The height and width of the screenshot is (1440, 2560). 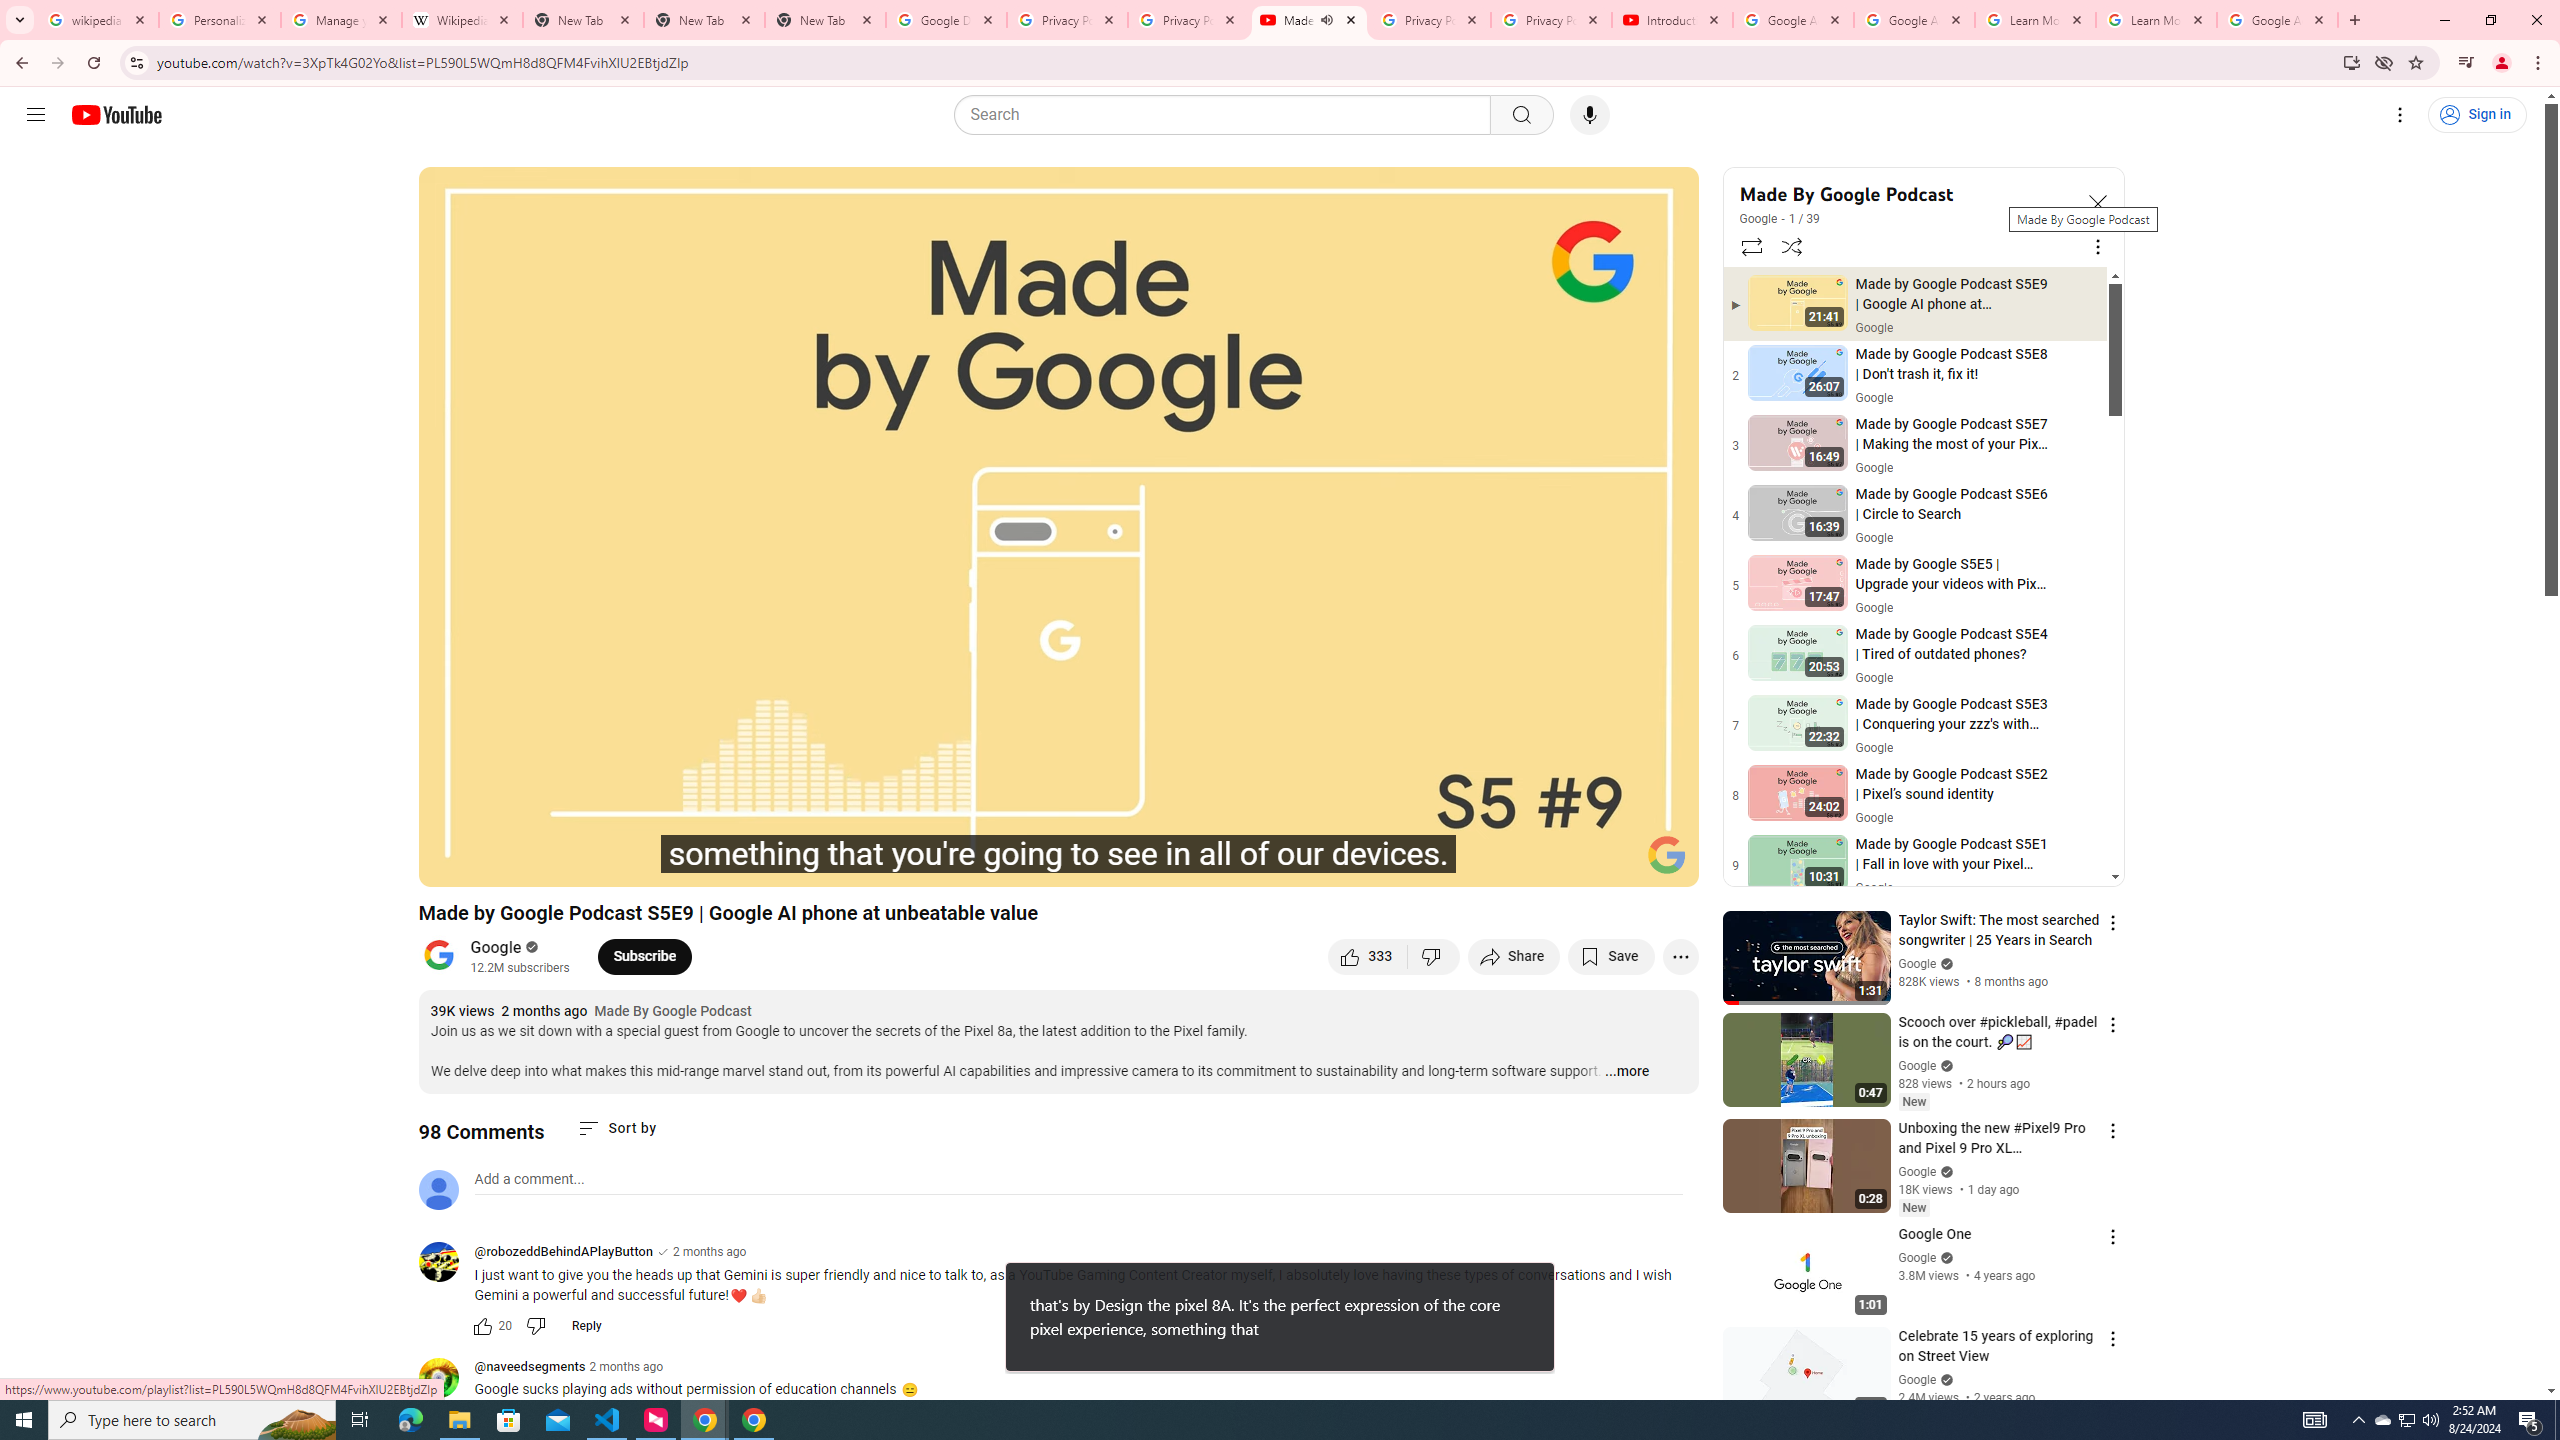 What do you see at coordinates (220, 19) in the screenshot?
I see `'Personalization & Google Search results - Google Search Help'` at bounding box center [220, 19].